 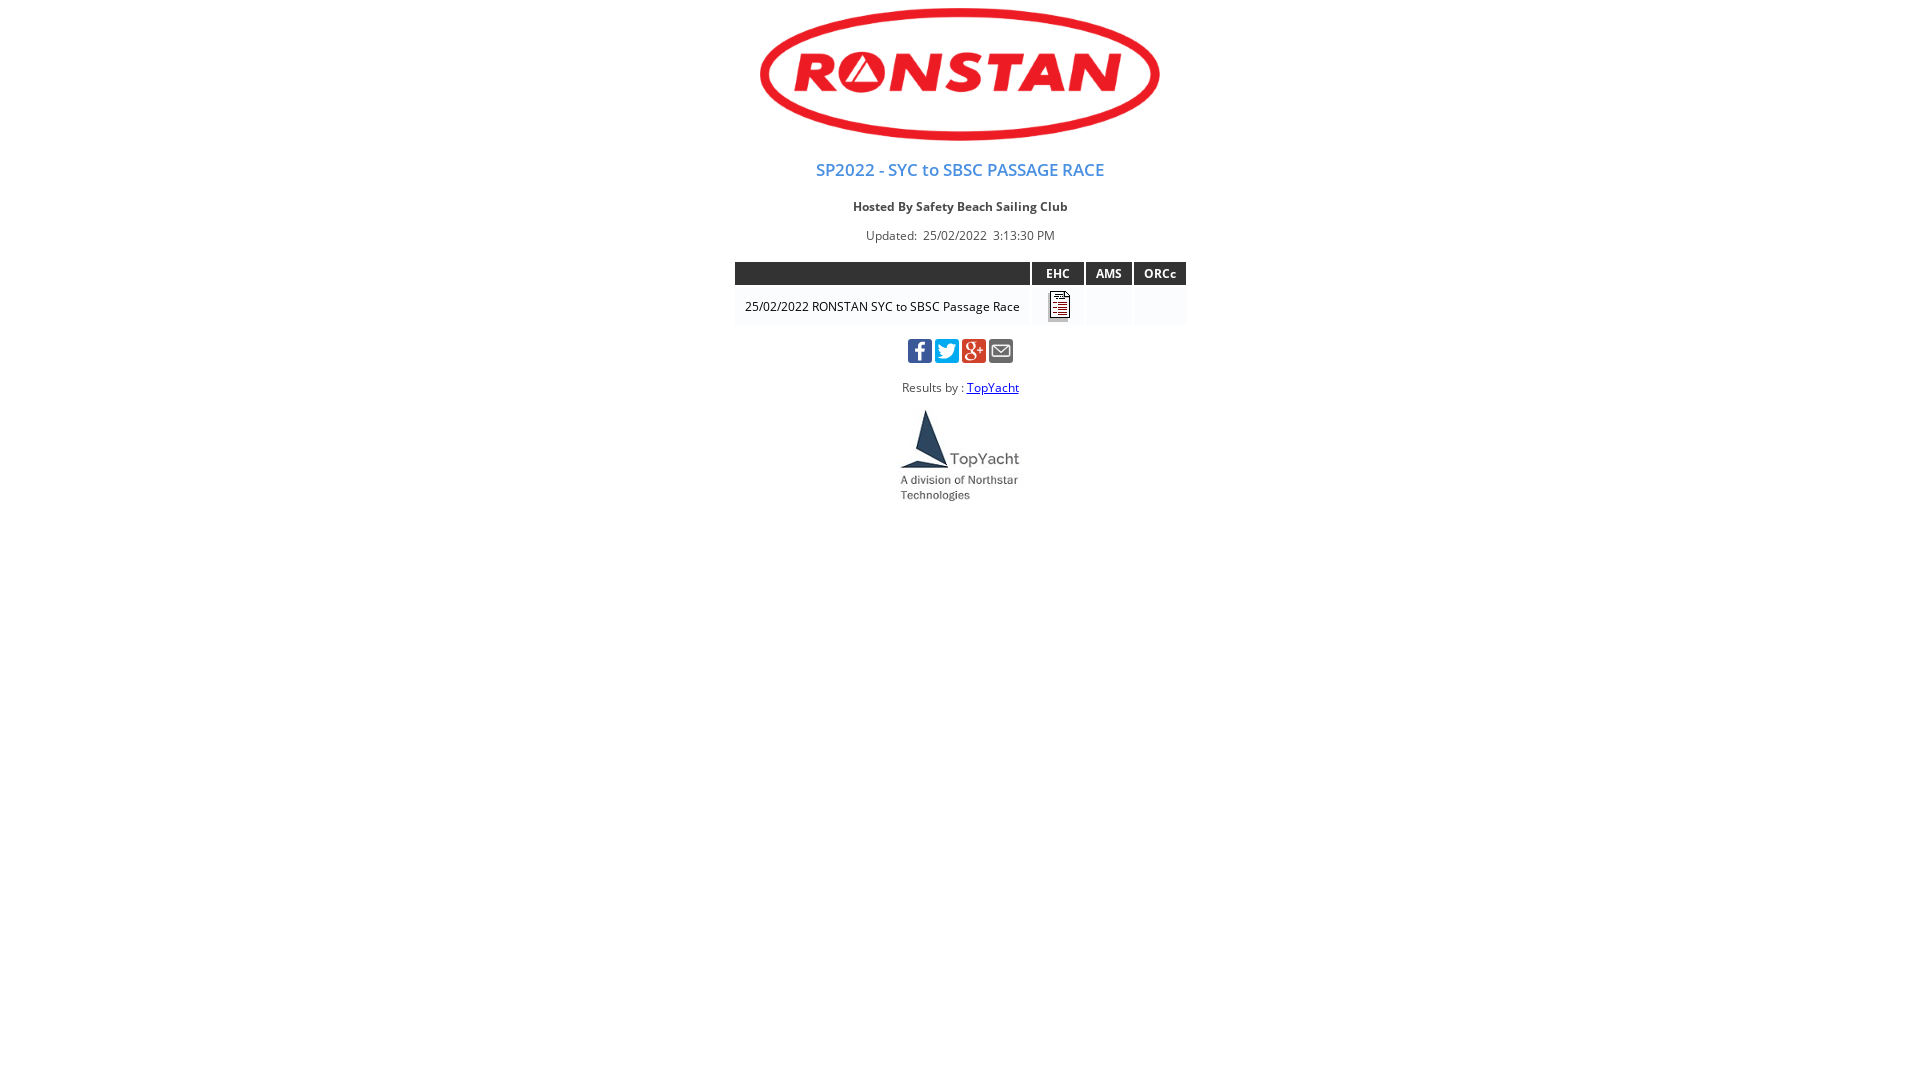 What do you see at coordinates (933, 357) in the screenshot?
I see `'Tweet'` at bounding box center [933, 357].